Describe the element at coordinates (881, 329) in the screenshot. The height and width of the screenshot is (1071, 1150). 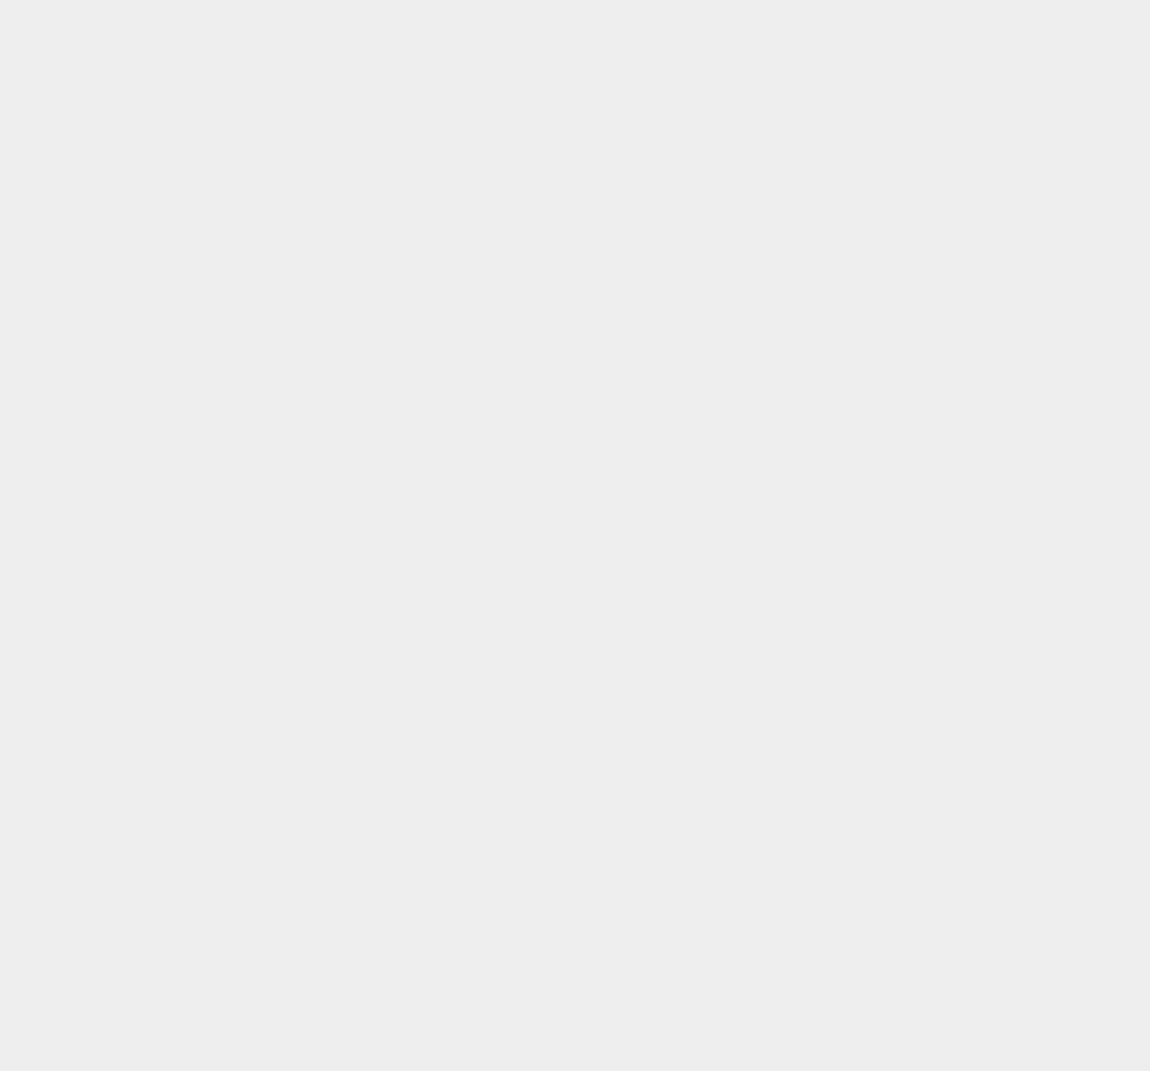
I see `'Search Engine Results'` at that location.